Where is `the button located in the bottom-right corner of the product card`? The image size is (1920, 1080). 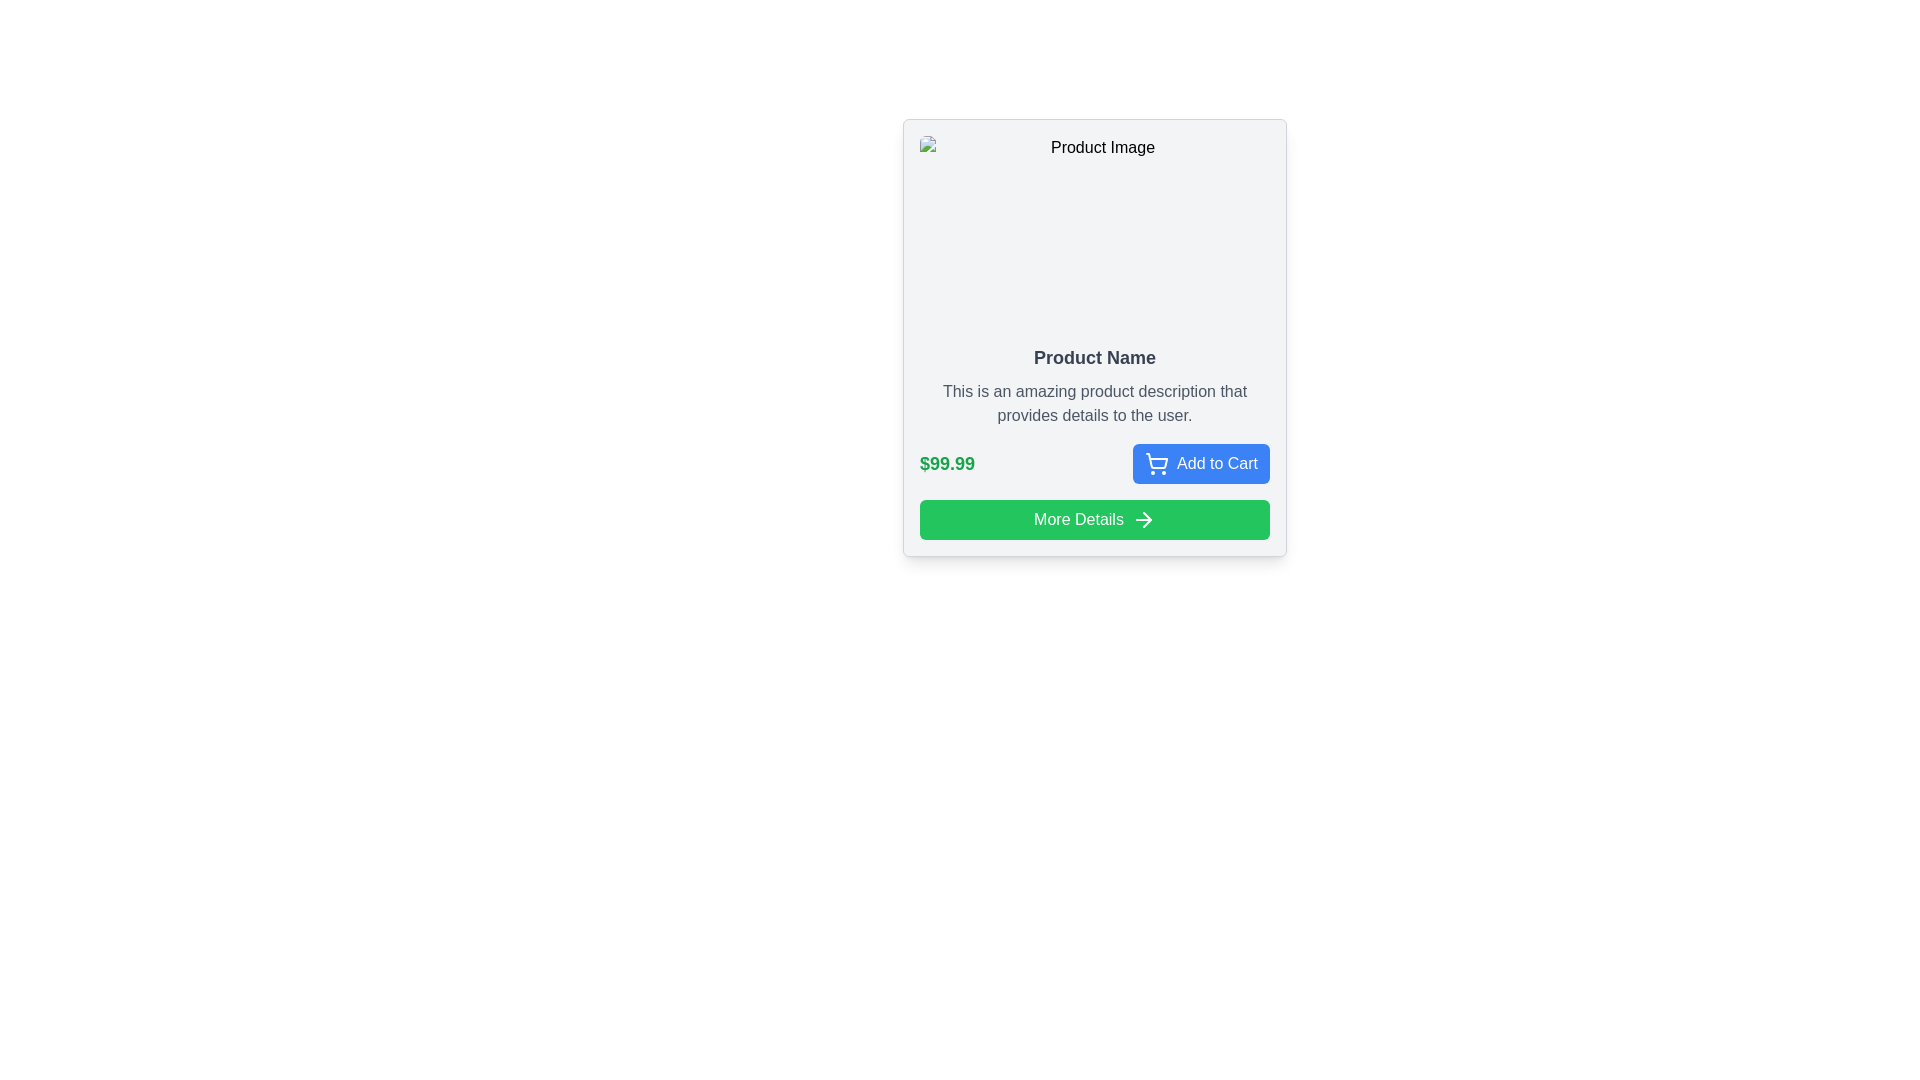
the button located in the bottom-right corner of the product card is located at coordinates (1200, 463).